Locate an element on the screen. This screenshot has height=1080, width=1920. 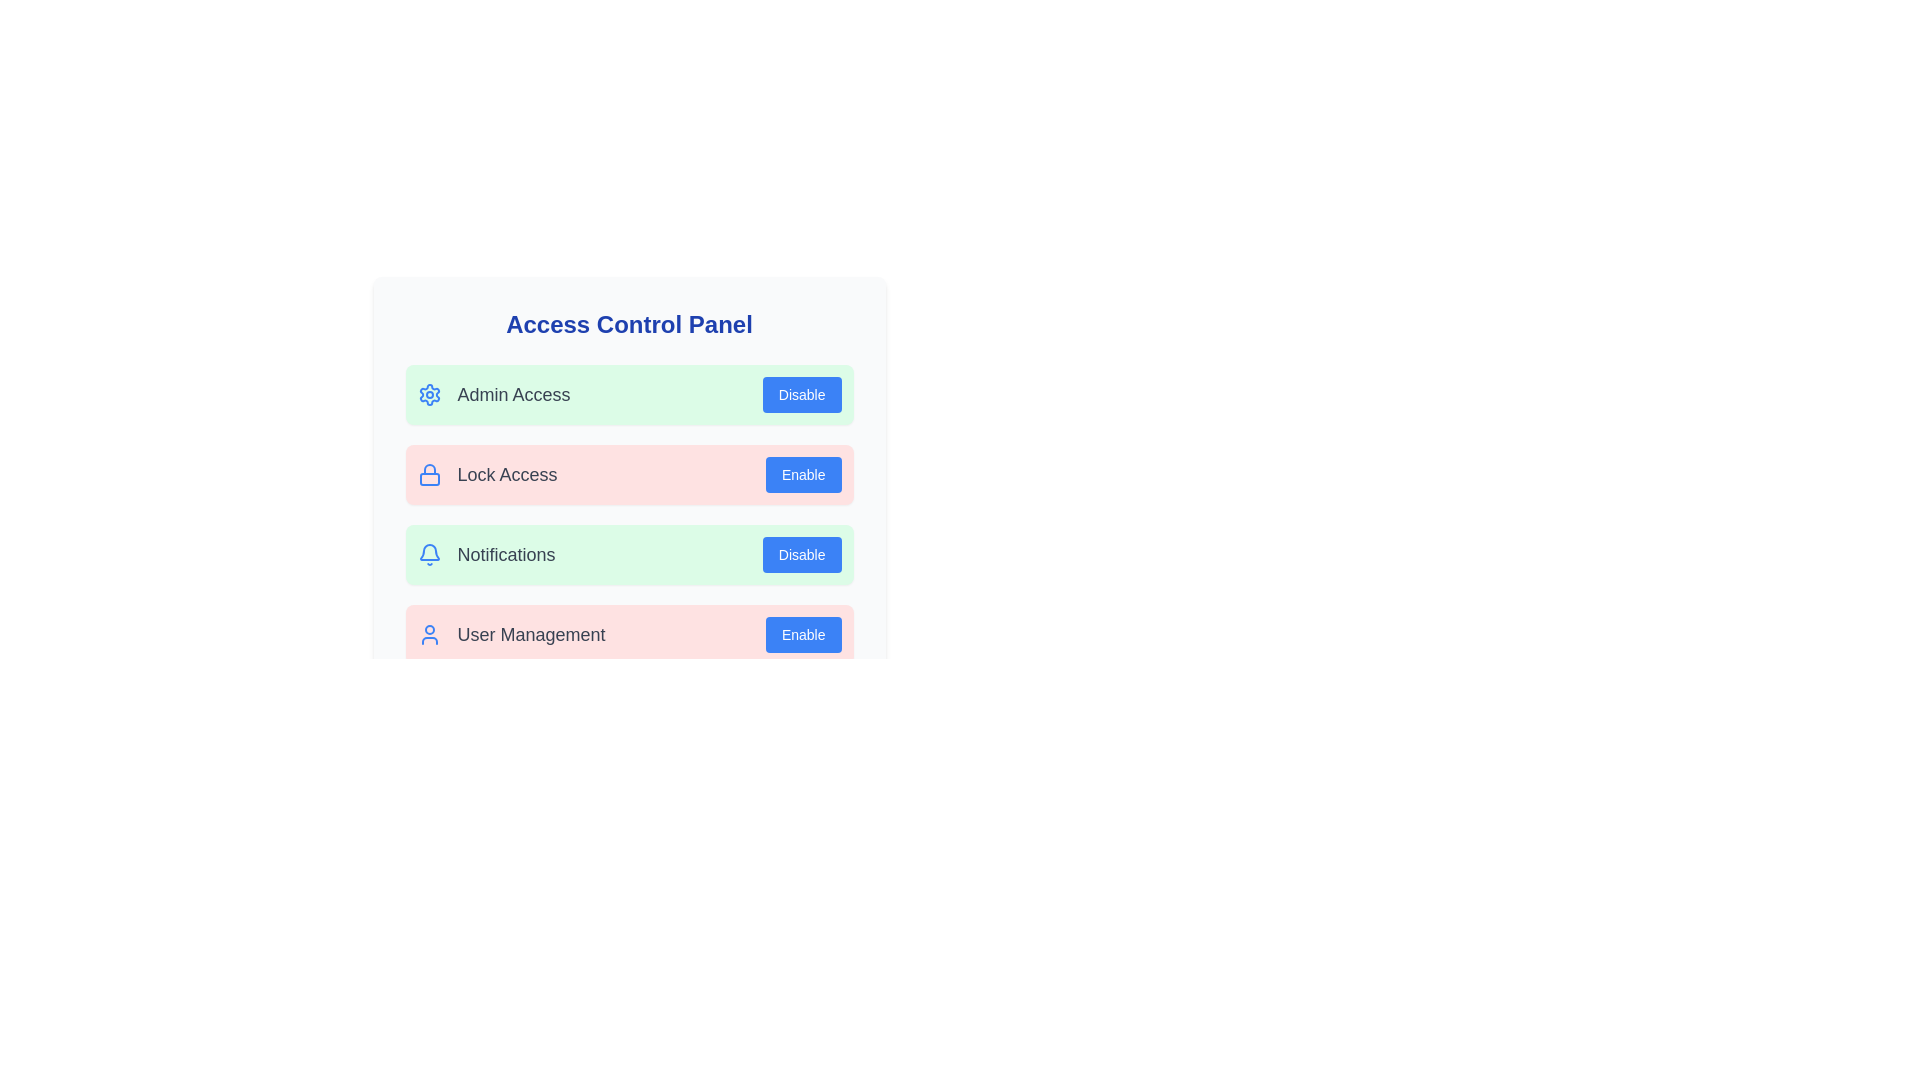
the 'Enable' button for 'Lock Access' to toggle its access is located at coordinates (803, 474).